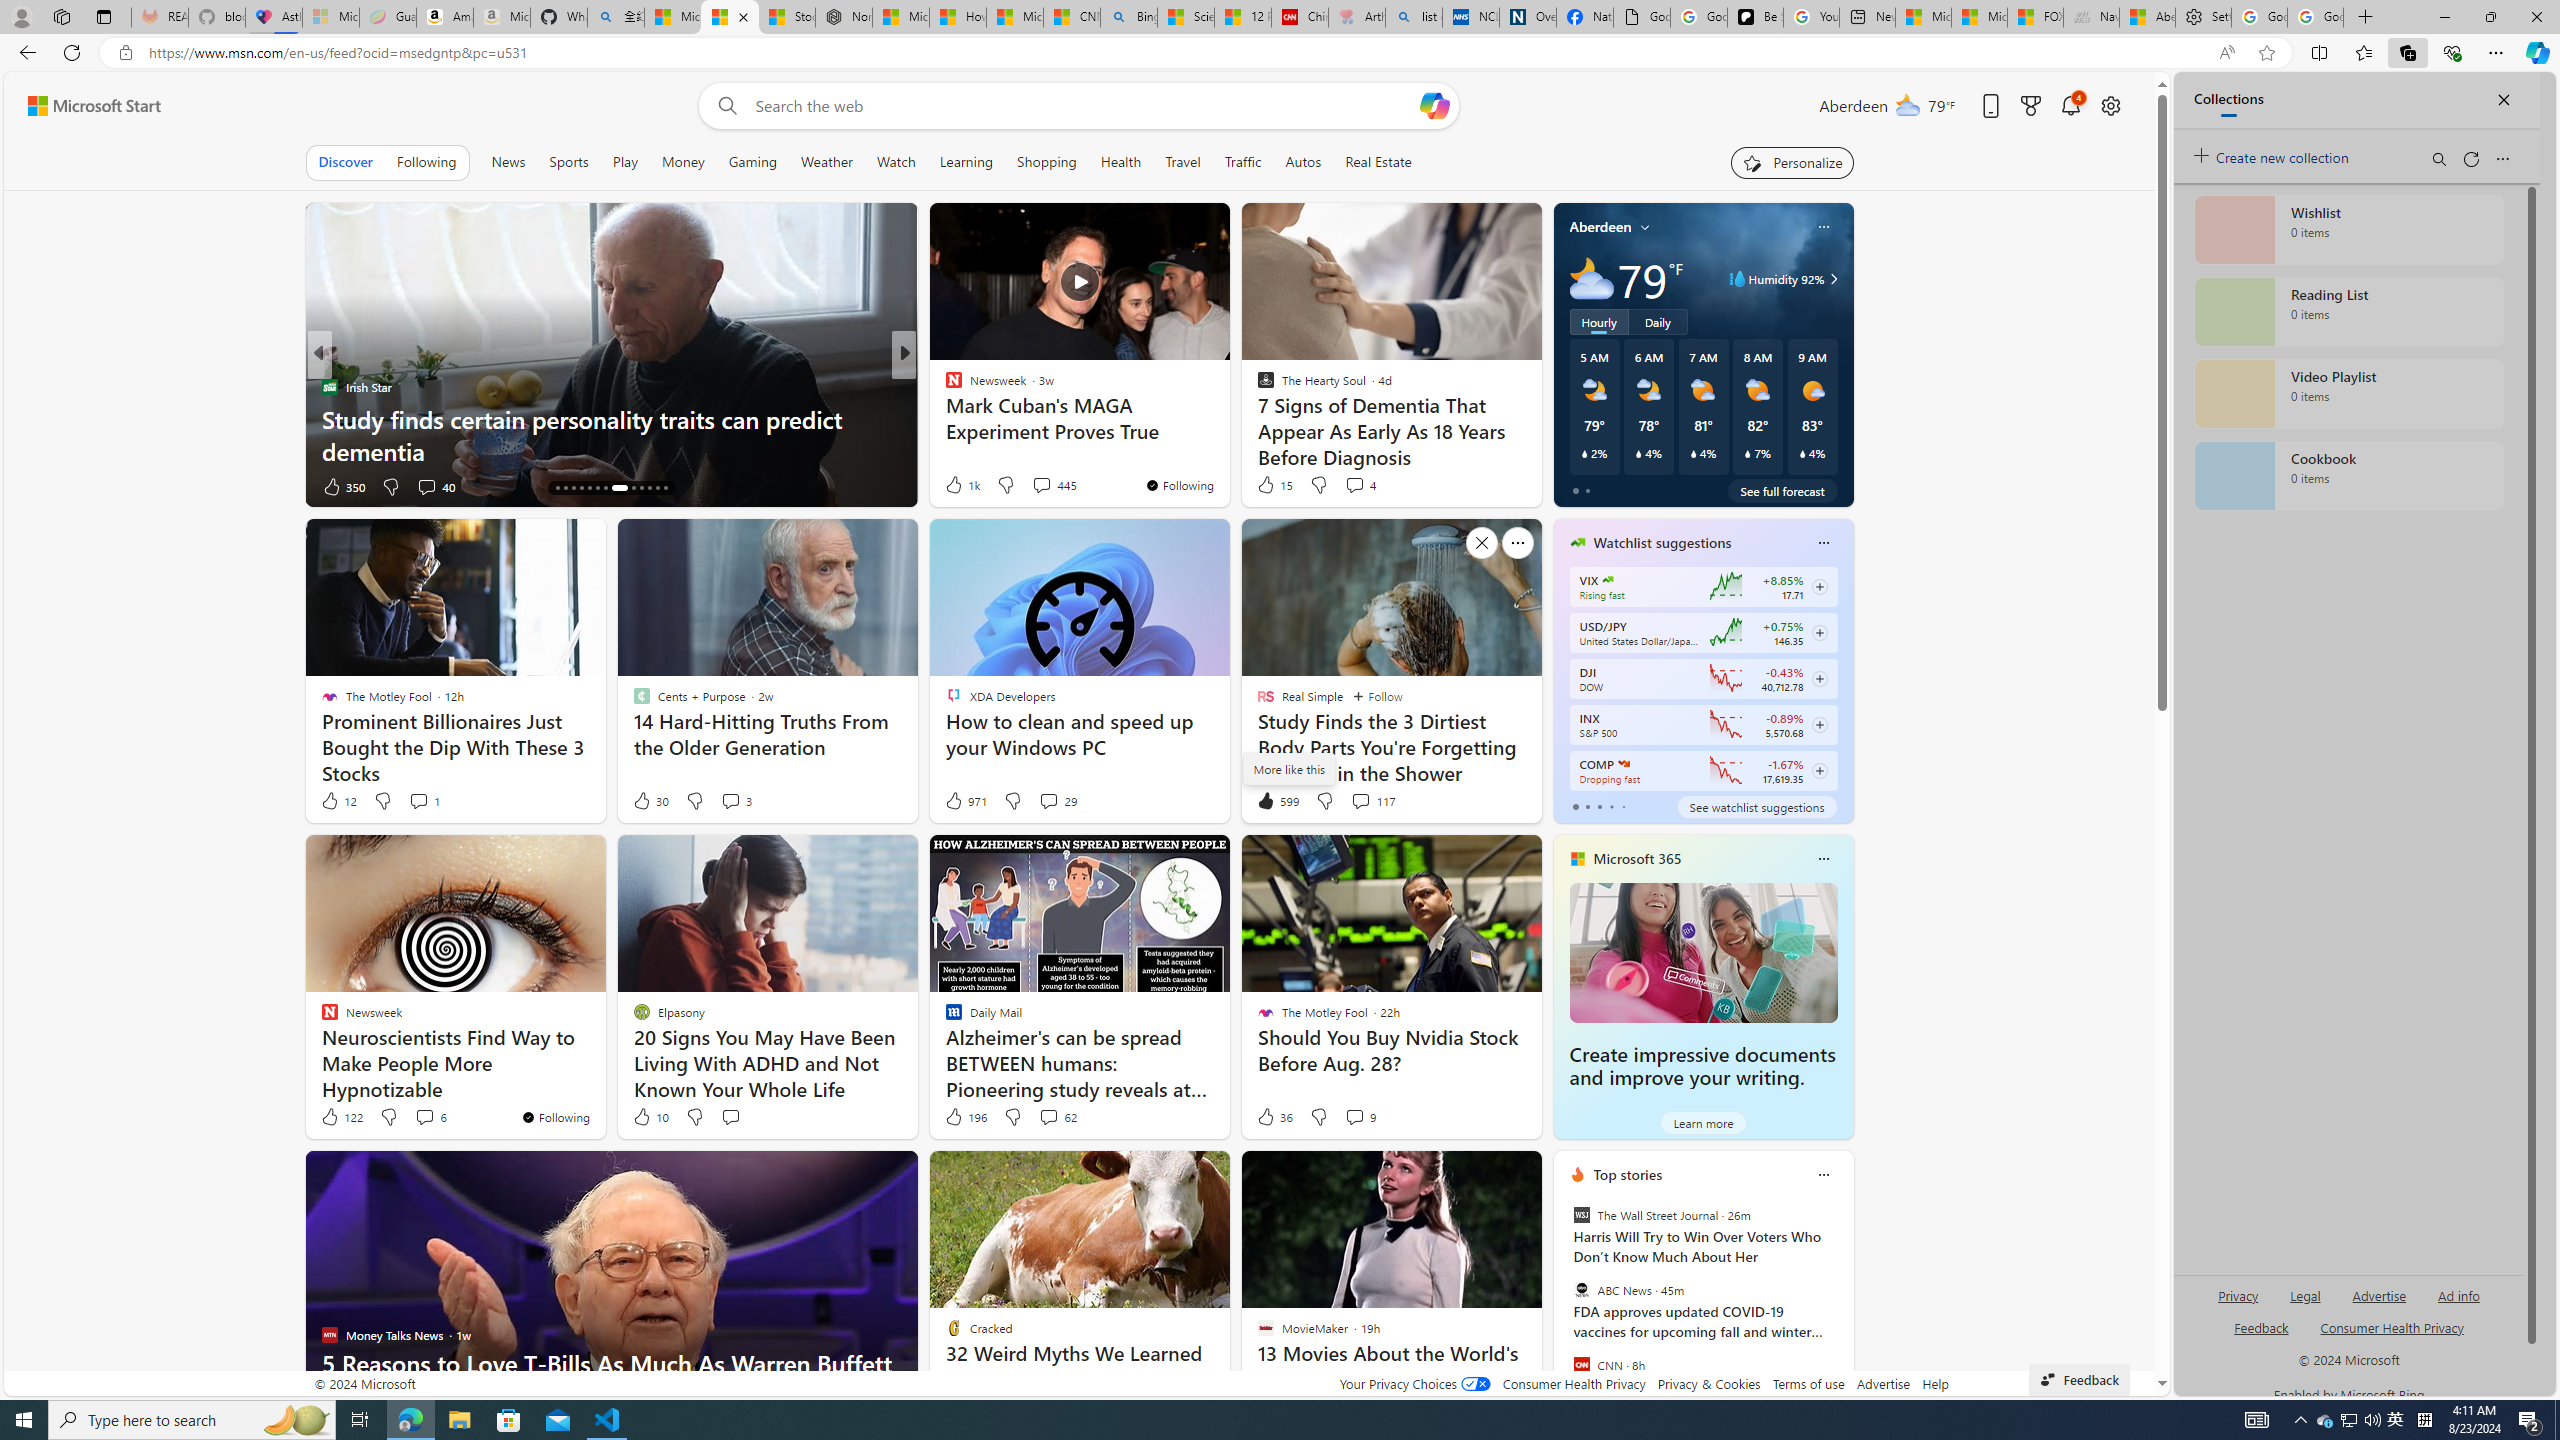 The height and width of the screenshot is (1440, 2560). Describe the element at coordinates (1590, 277) in the screenshot. I see `'Mostly cloudy'` at that location.